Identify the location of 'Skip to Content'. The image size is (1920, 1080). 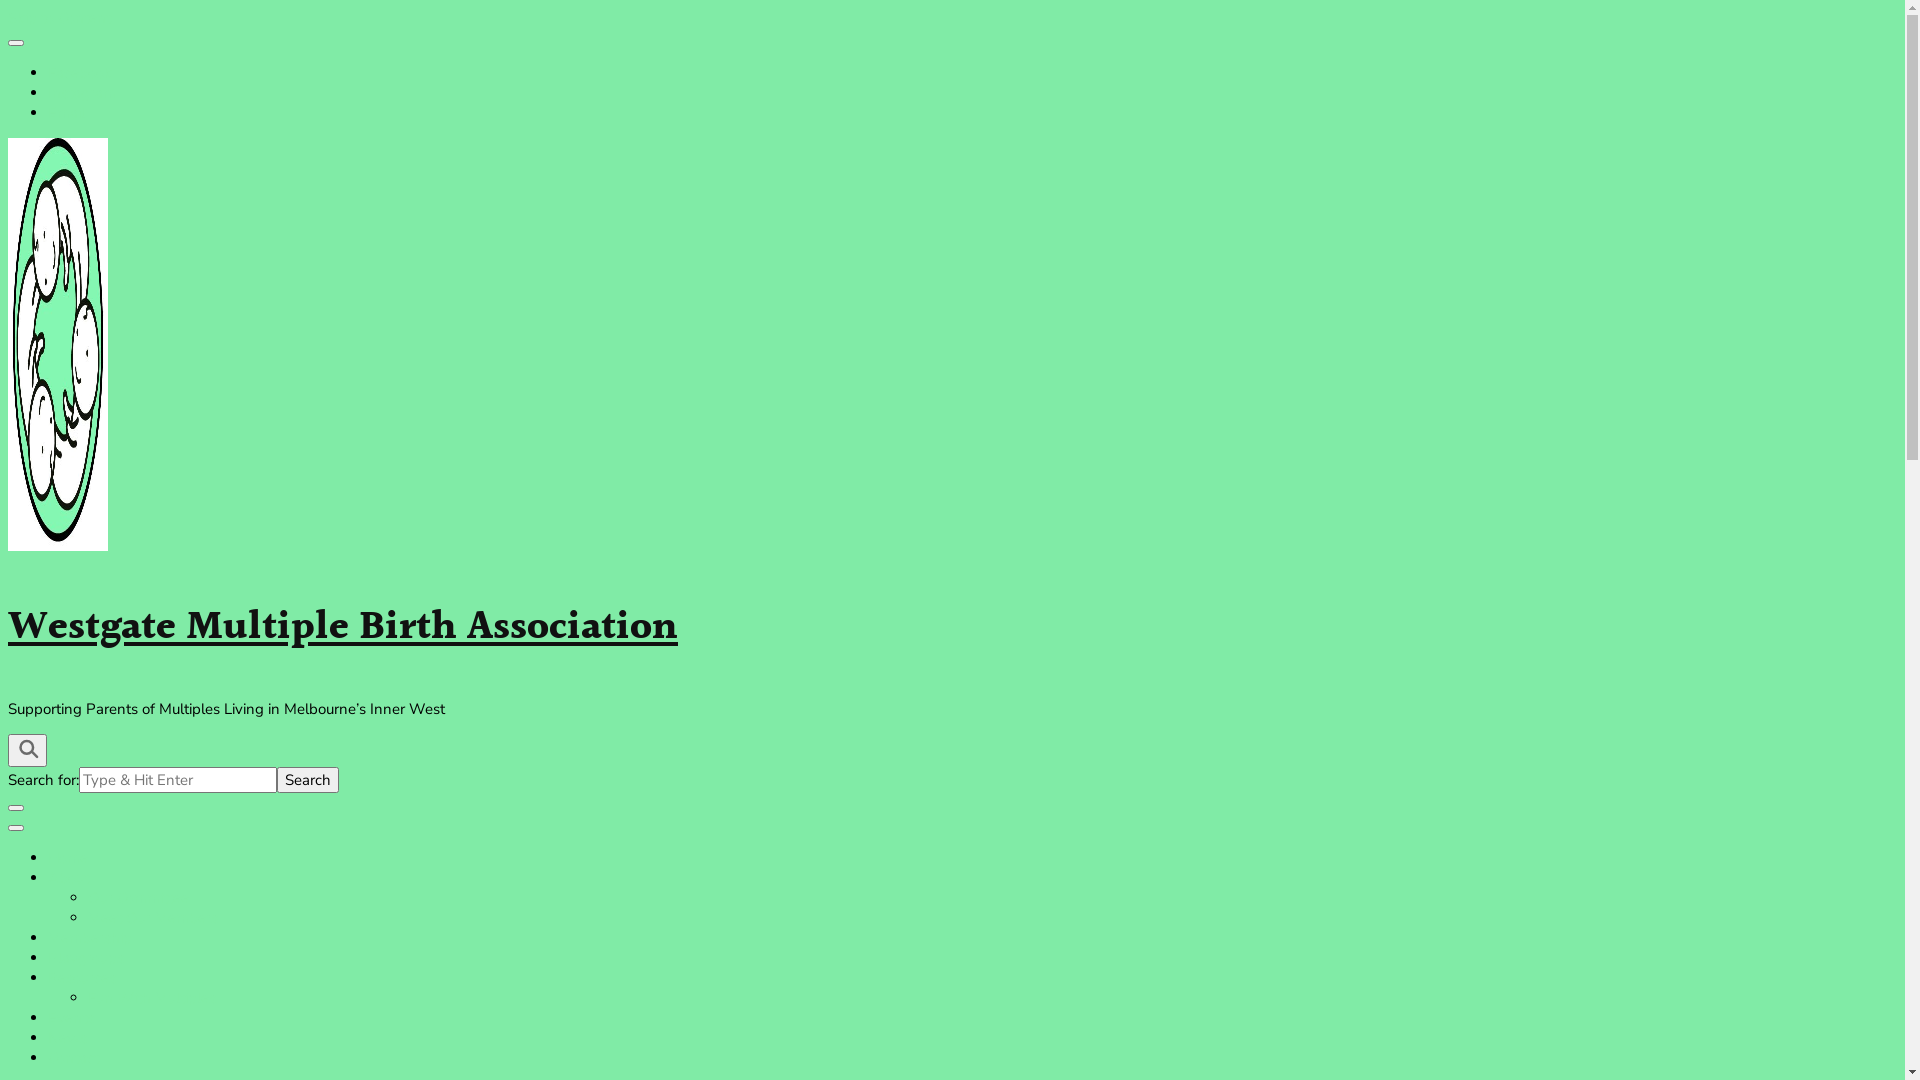
(59, 18).